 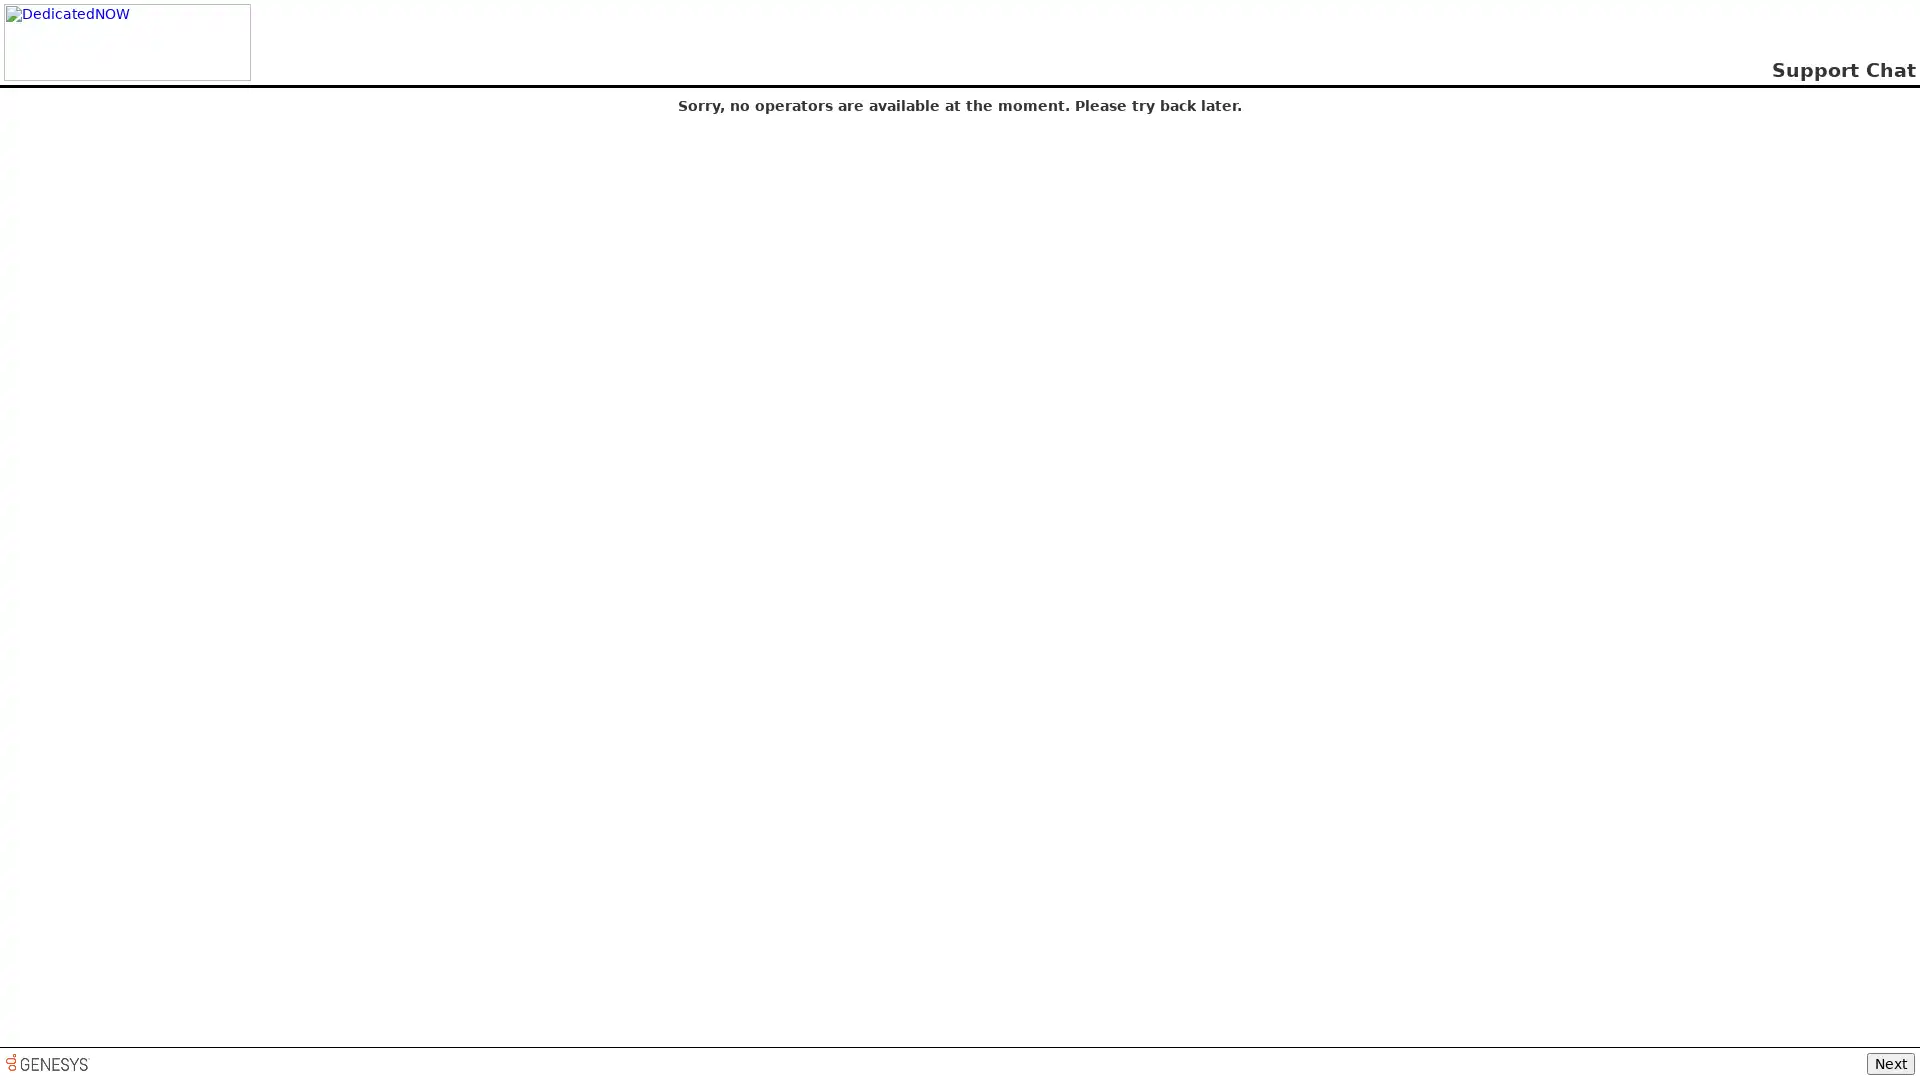 What do you see at coordinates (1890, 1063) in the screenshot?
I see `Next` at bounding box center [1890, 1063].